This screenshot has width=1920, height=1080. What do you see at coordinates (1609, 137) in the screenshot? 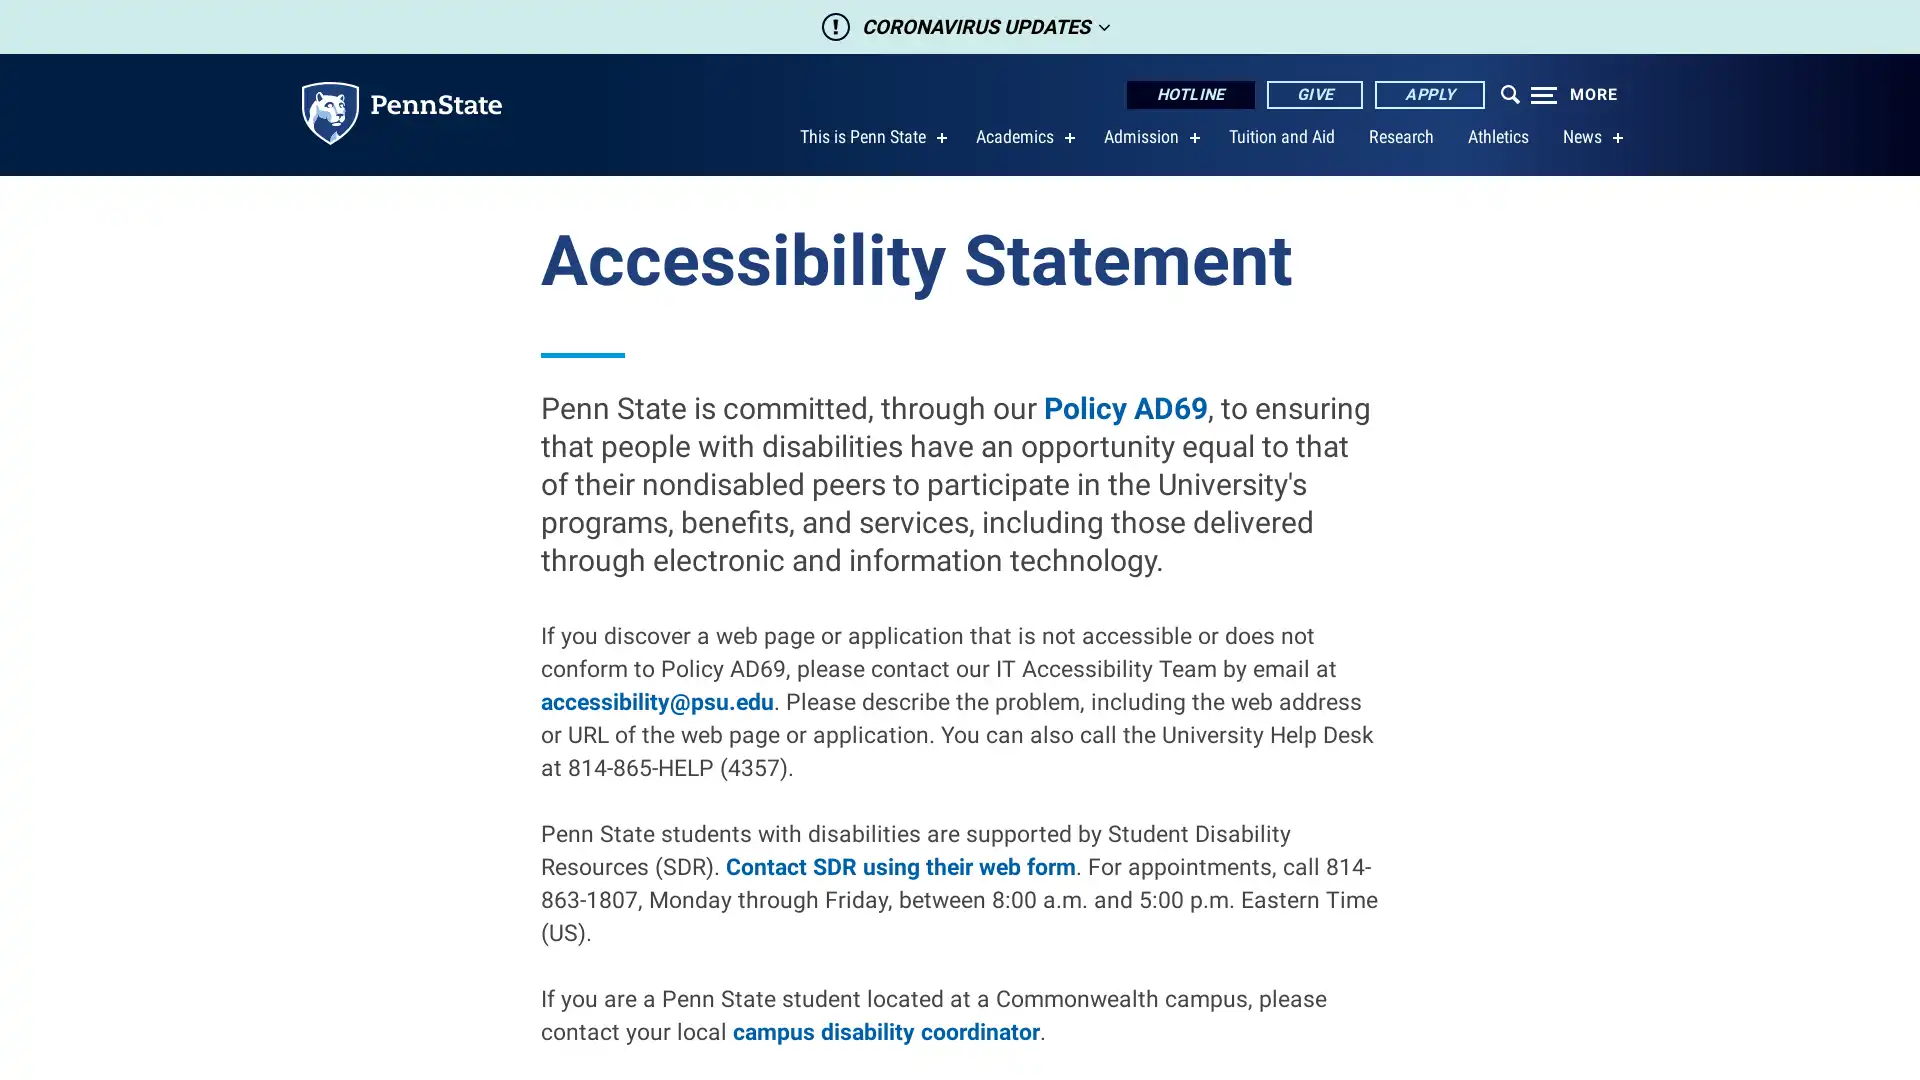
I see `show submenu for News` at bounding box center [1609, 137].